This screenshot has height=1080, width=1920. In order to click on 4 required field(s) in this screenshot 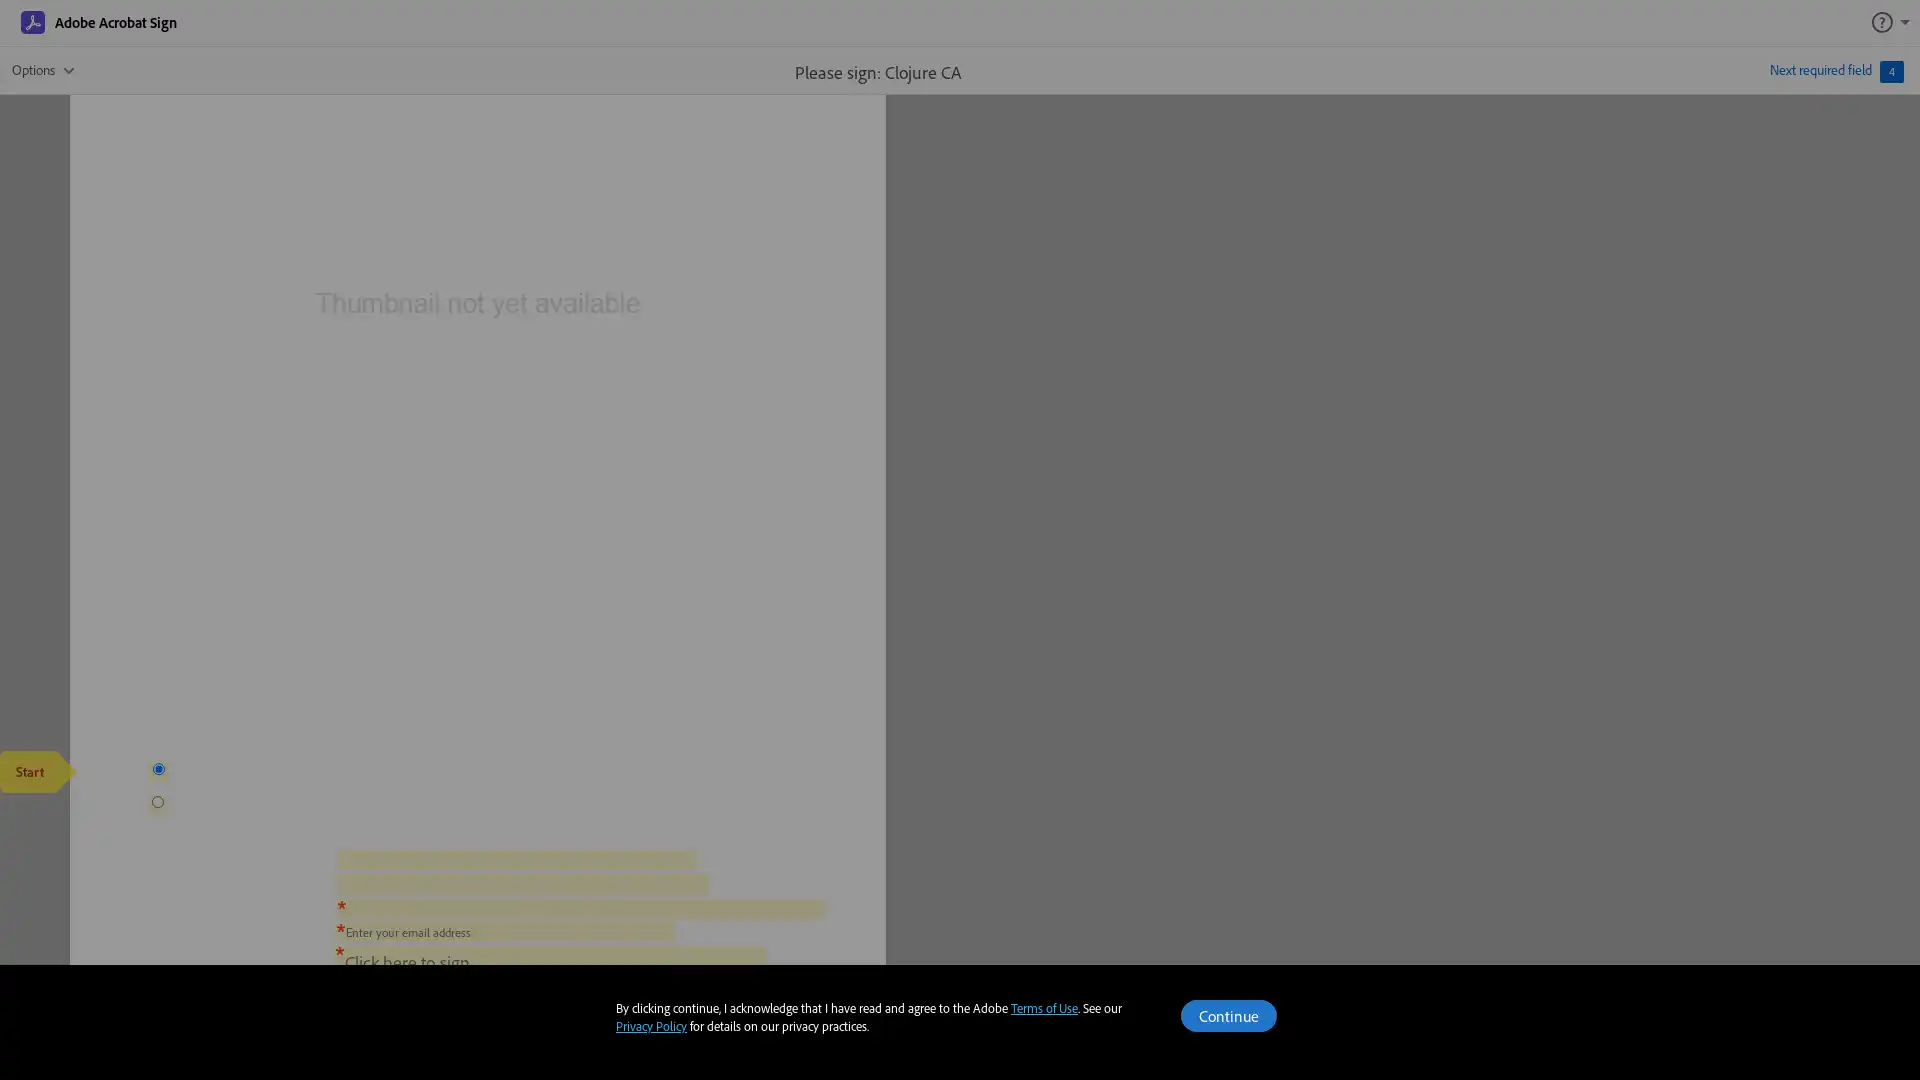, I will do `click(1890, 71)`.